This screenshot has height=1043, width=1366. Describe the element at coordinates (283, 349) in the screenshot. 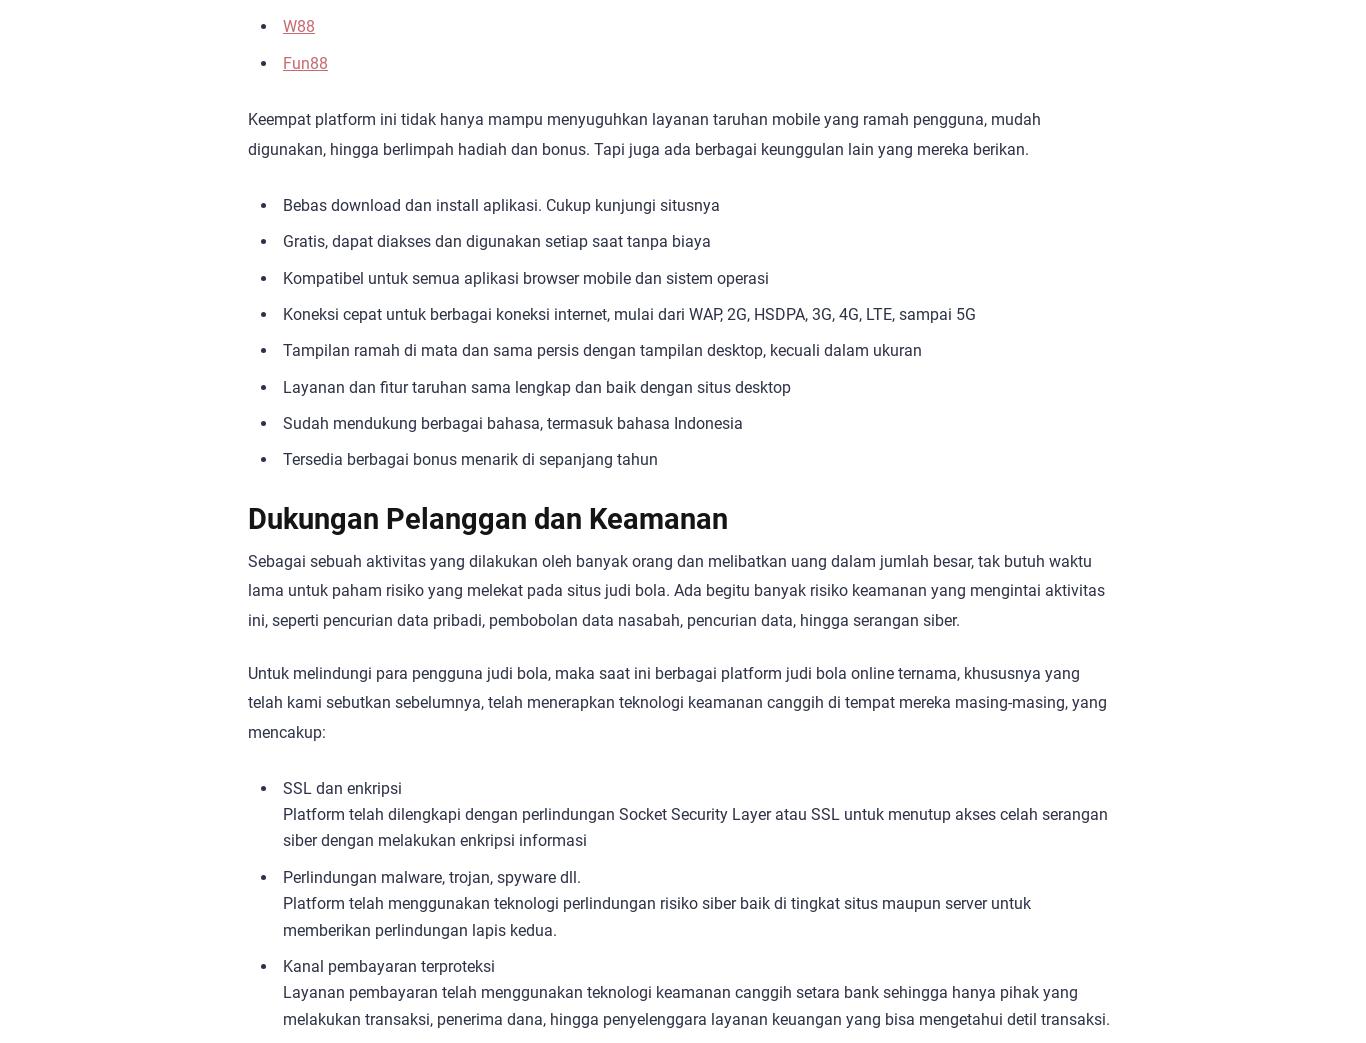

I see `'Tampilan ramah di mata dan sama persis dengan tampilan desktop, kecuali dalam ukuran'` at that location.